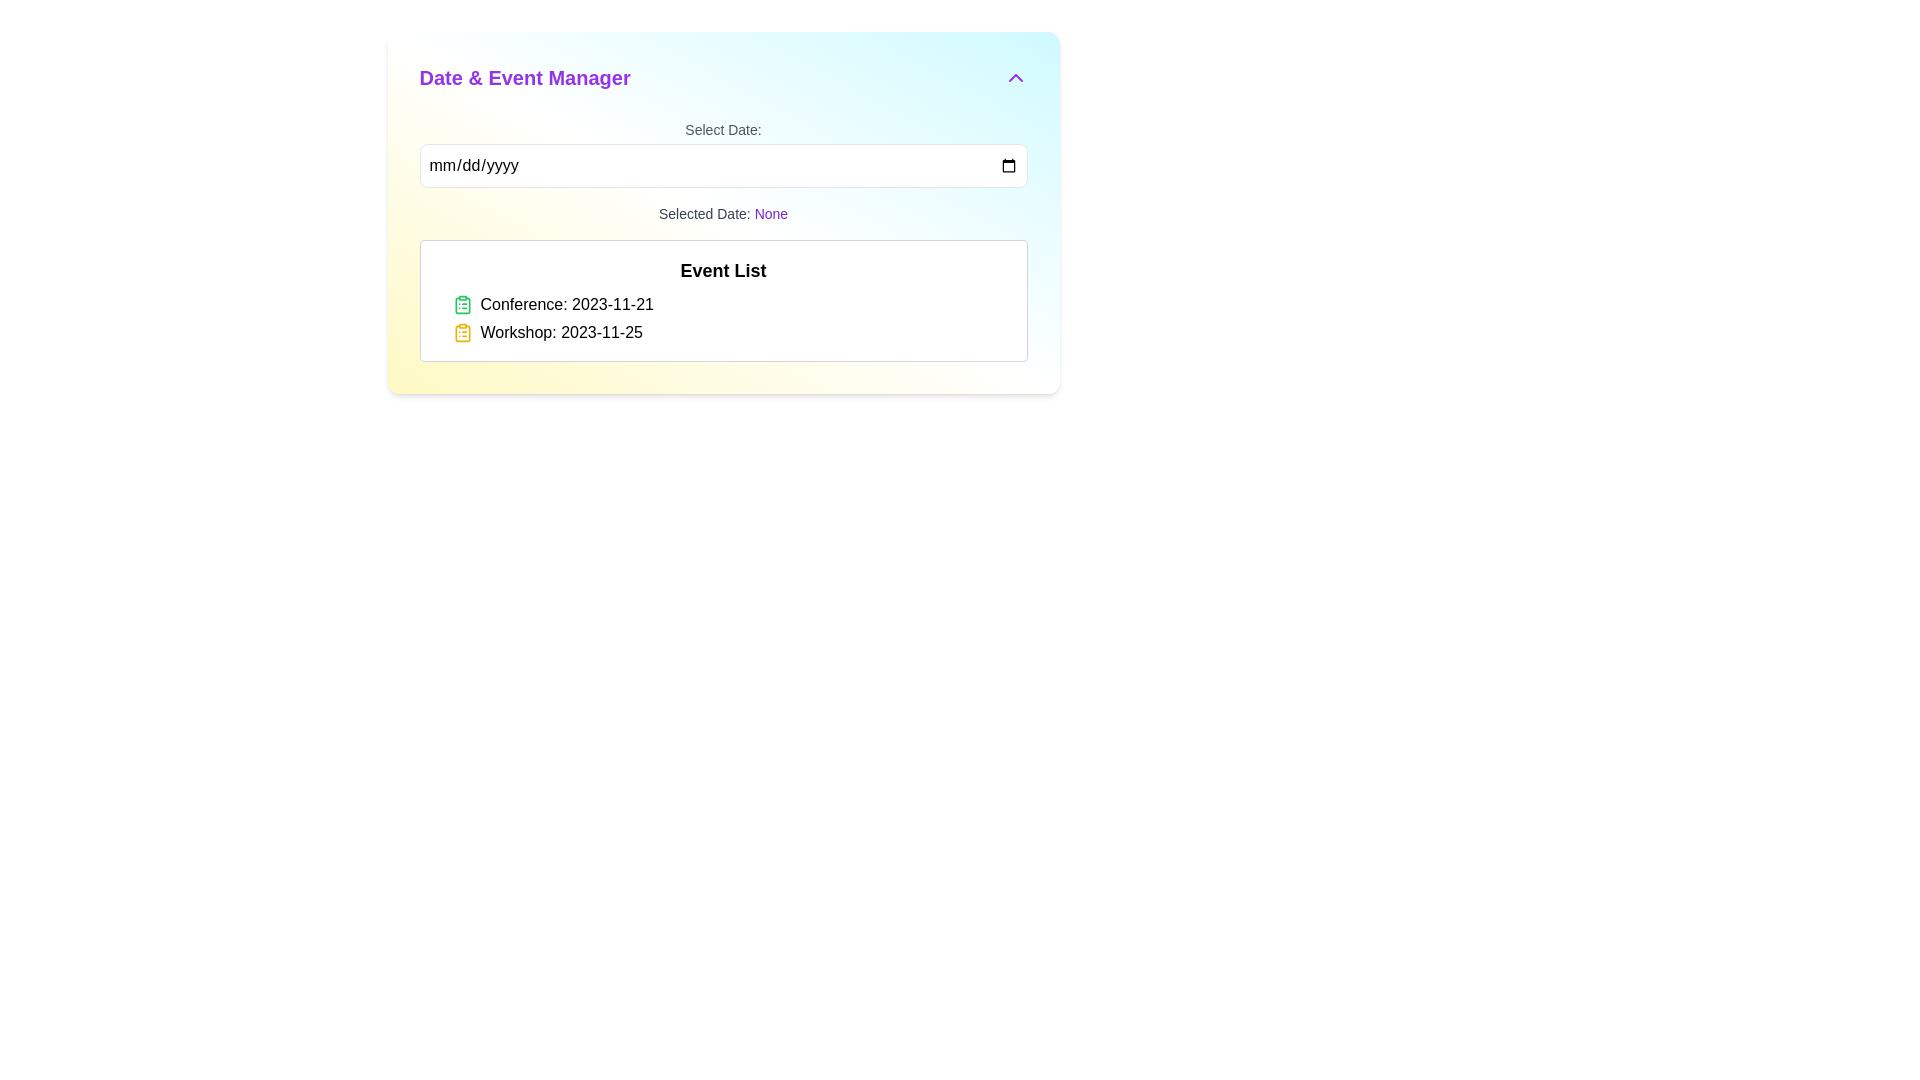  Describe the element at coordinates (461, 331) in the screenshot. I see `the yellow clipboard icon that features a minimalist design and is positioned to the left of the text 'Workshop: 2023-11-25' in the 'Date & Event Manager' panel` at that location.